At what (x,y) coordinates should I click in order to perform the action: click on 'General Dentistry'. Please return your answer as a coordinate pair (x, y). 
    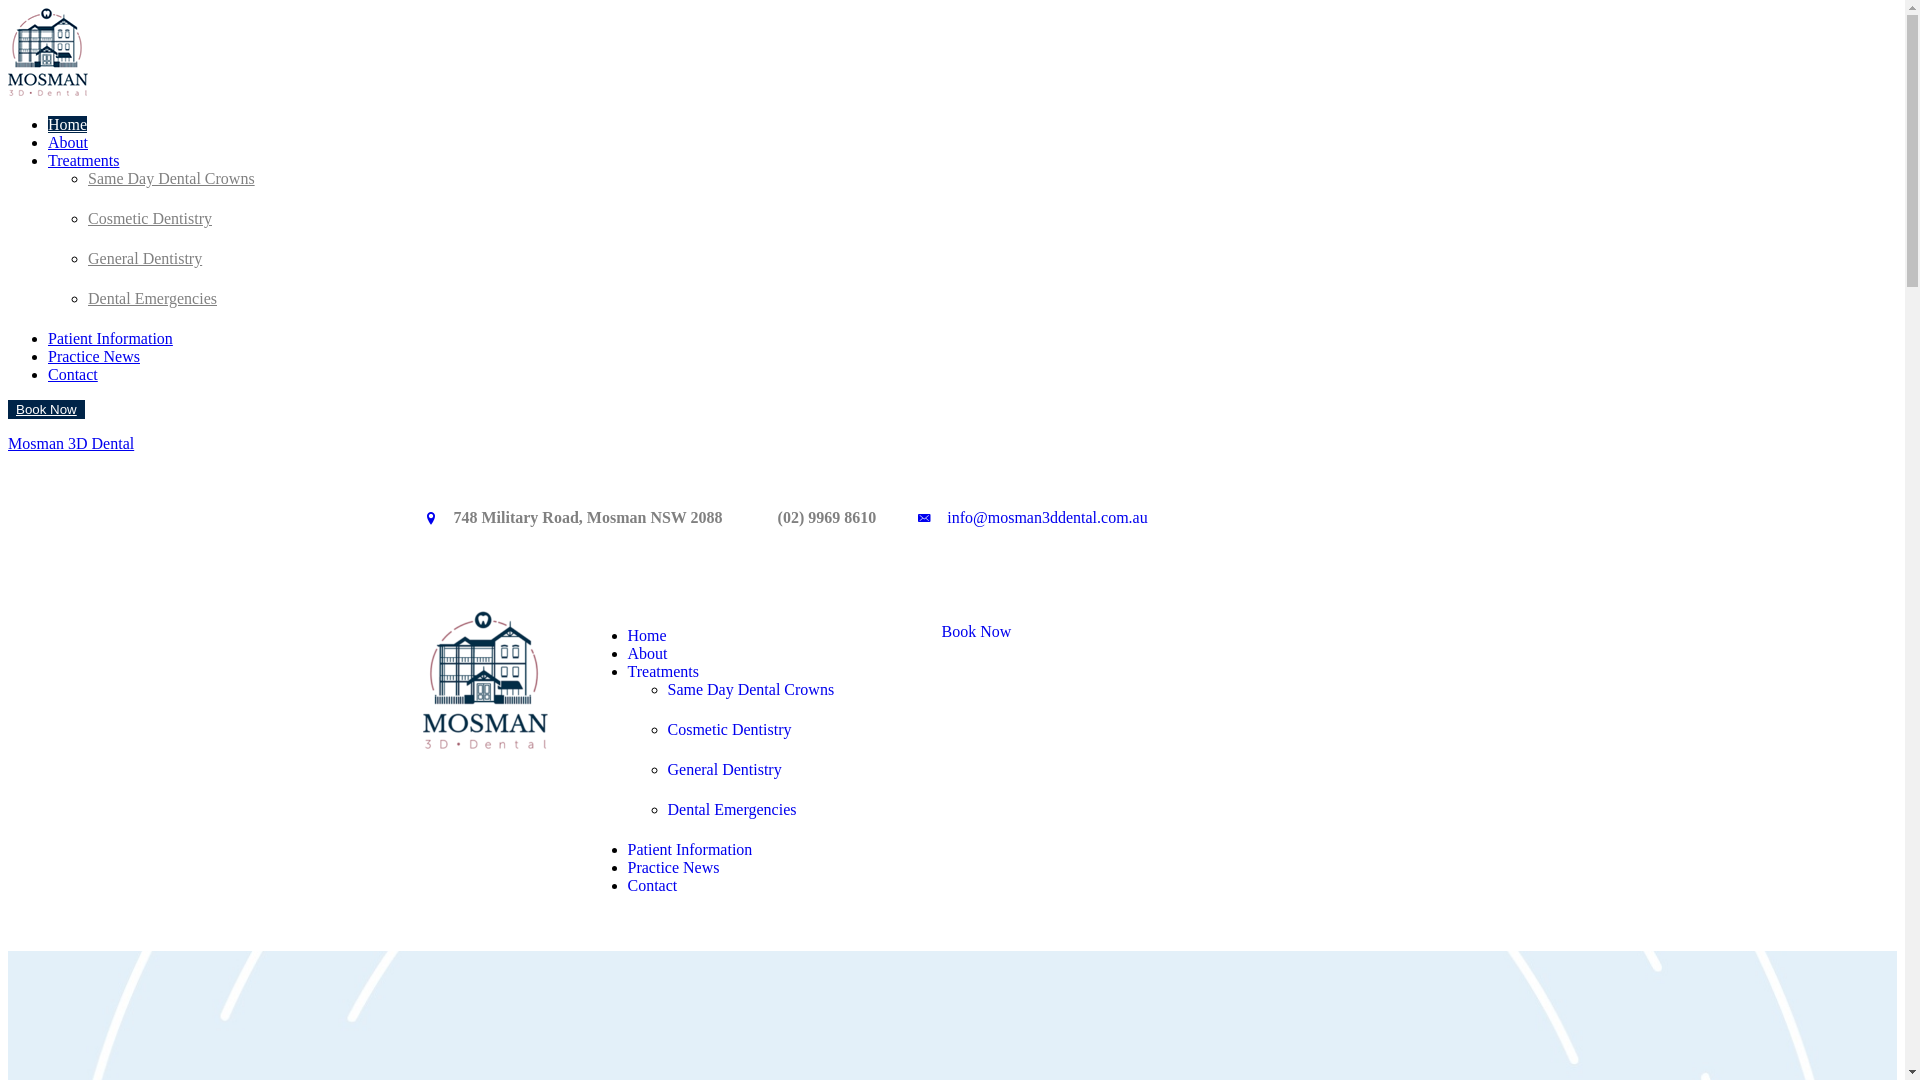
    Looking at the image, I should click on (723, 763).